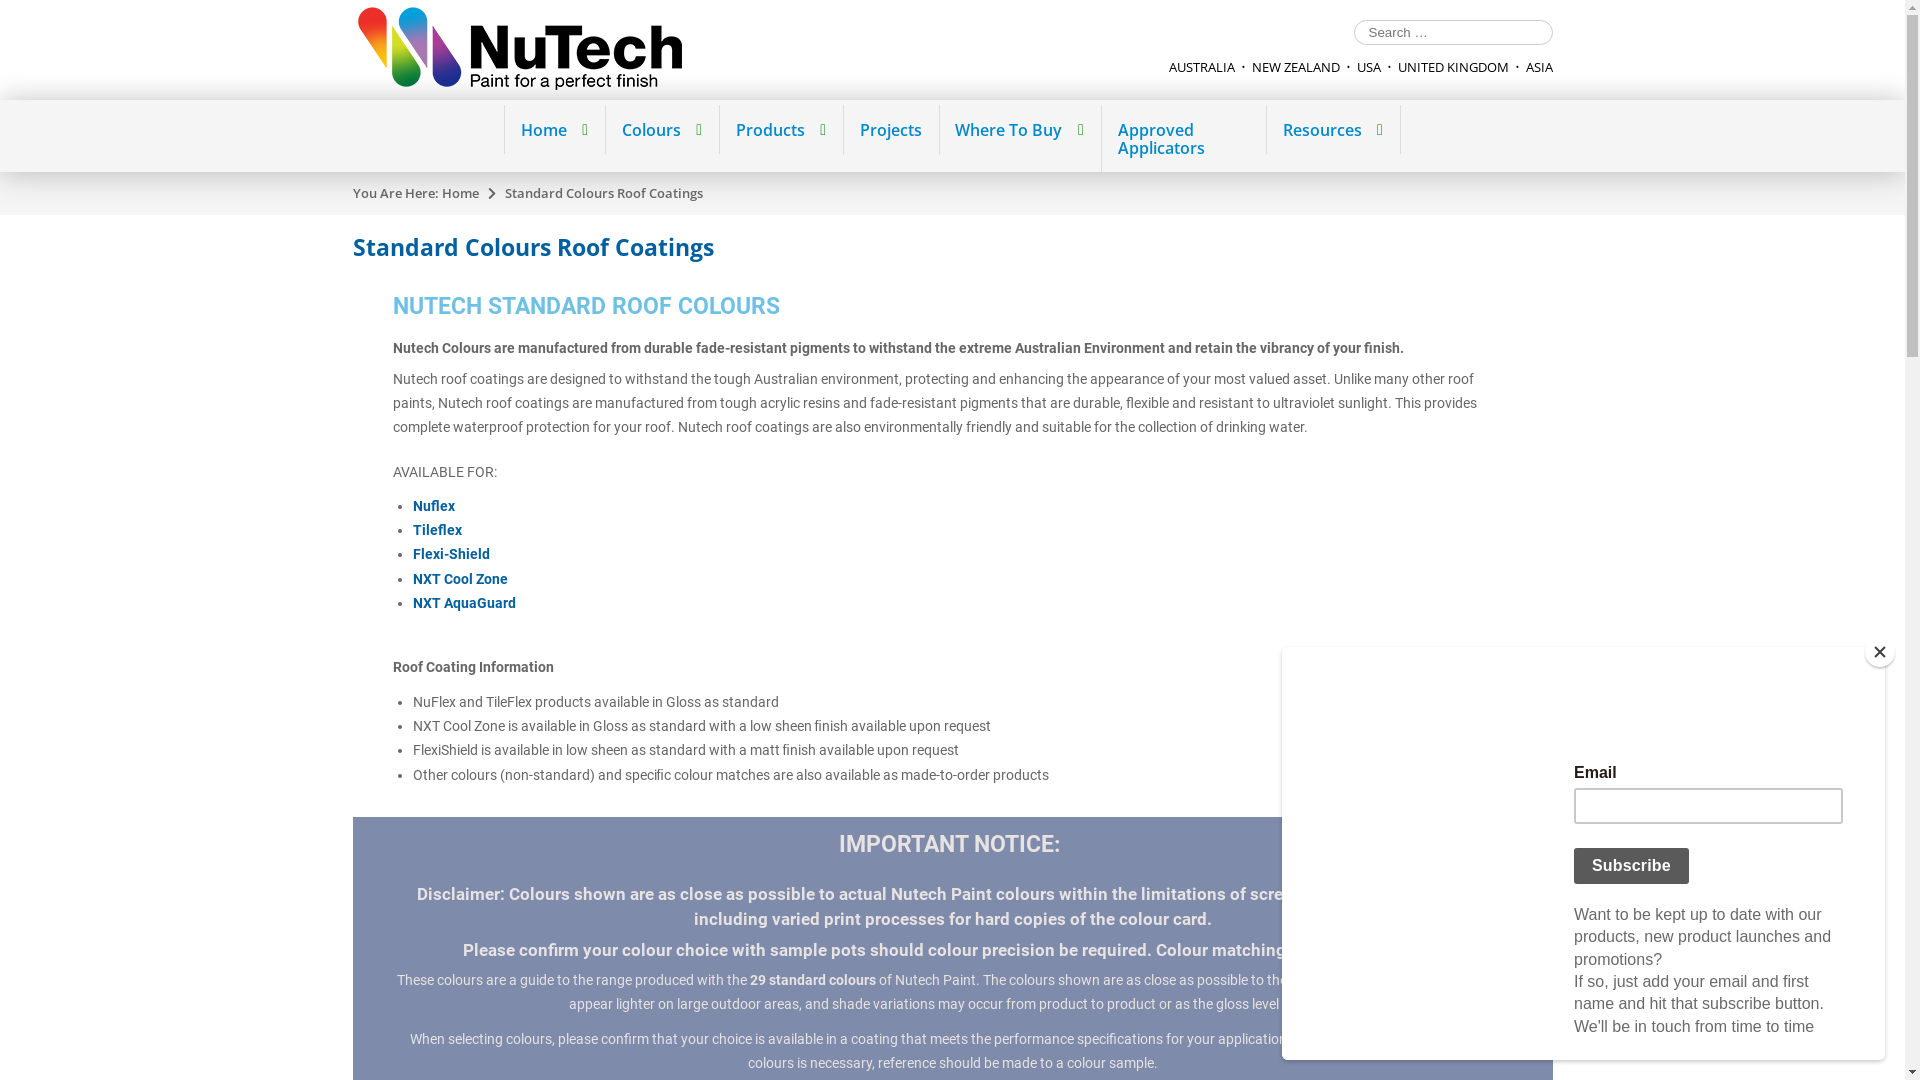 The width and height of the screenshot is (1920, 1080). What do you see at coordinates (459, 192) in the screenshot?
I see `'Home'` at bounding box center [459, 192].